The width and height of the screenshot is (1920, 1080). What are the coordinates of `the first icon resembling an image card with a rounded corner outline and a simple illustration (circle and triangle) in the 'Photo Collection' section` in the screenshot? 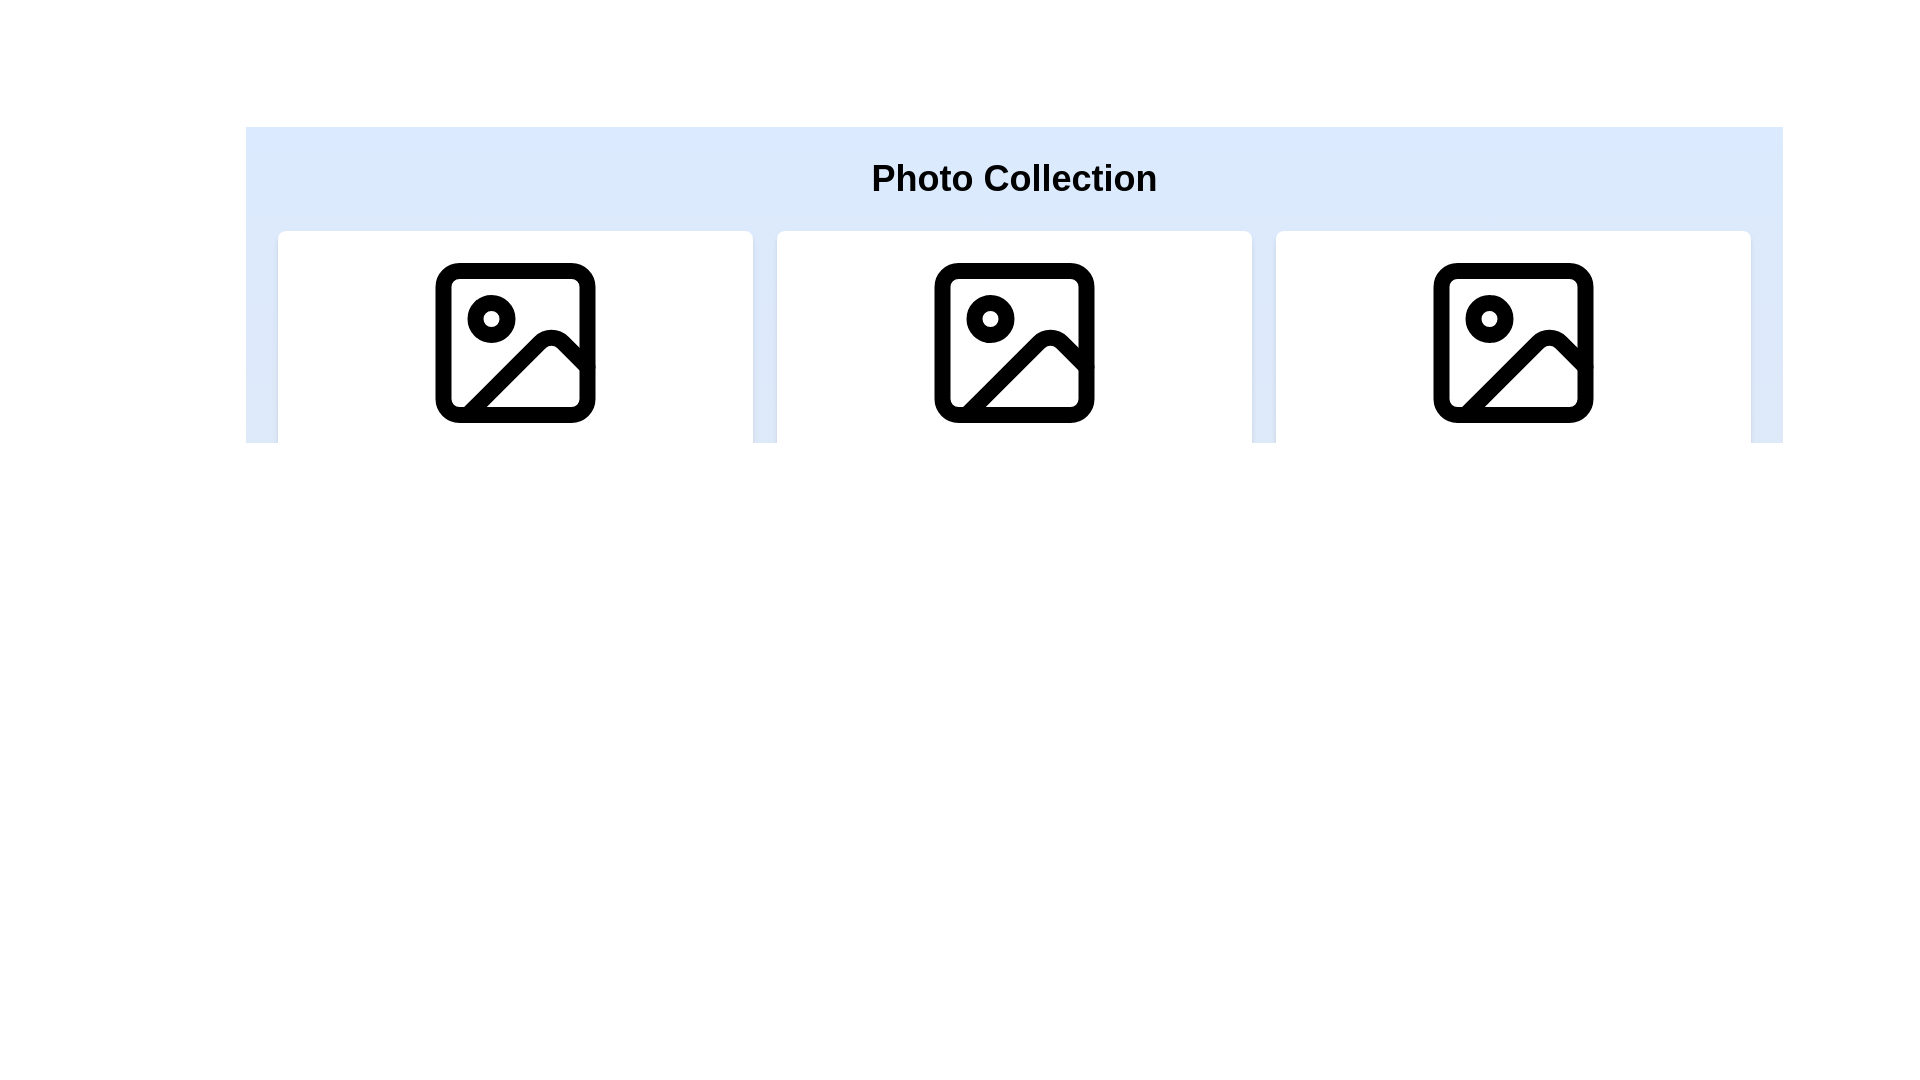 It's located at (515, 342).